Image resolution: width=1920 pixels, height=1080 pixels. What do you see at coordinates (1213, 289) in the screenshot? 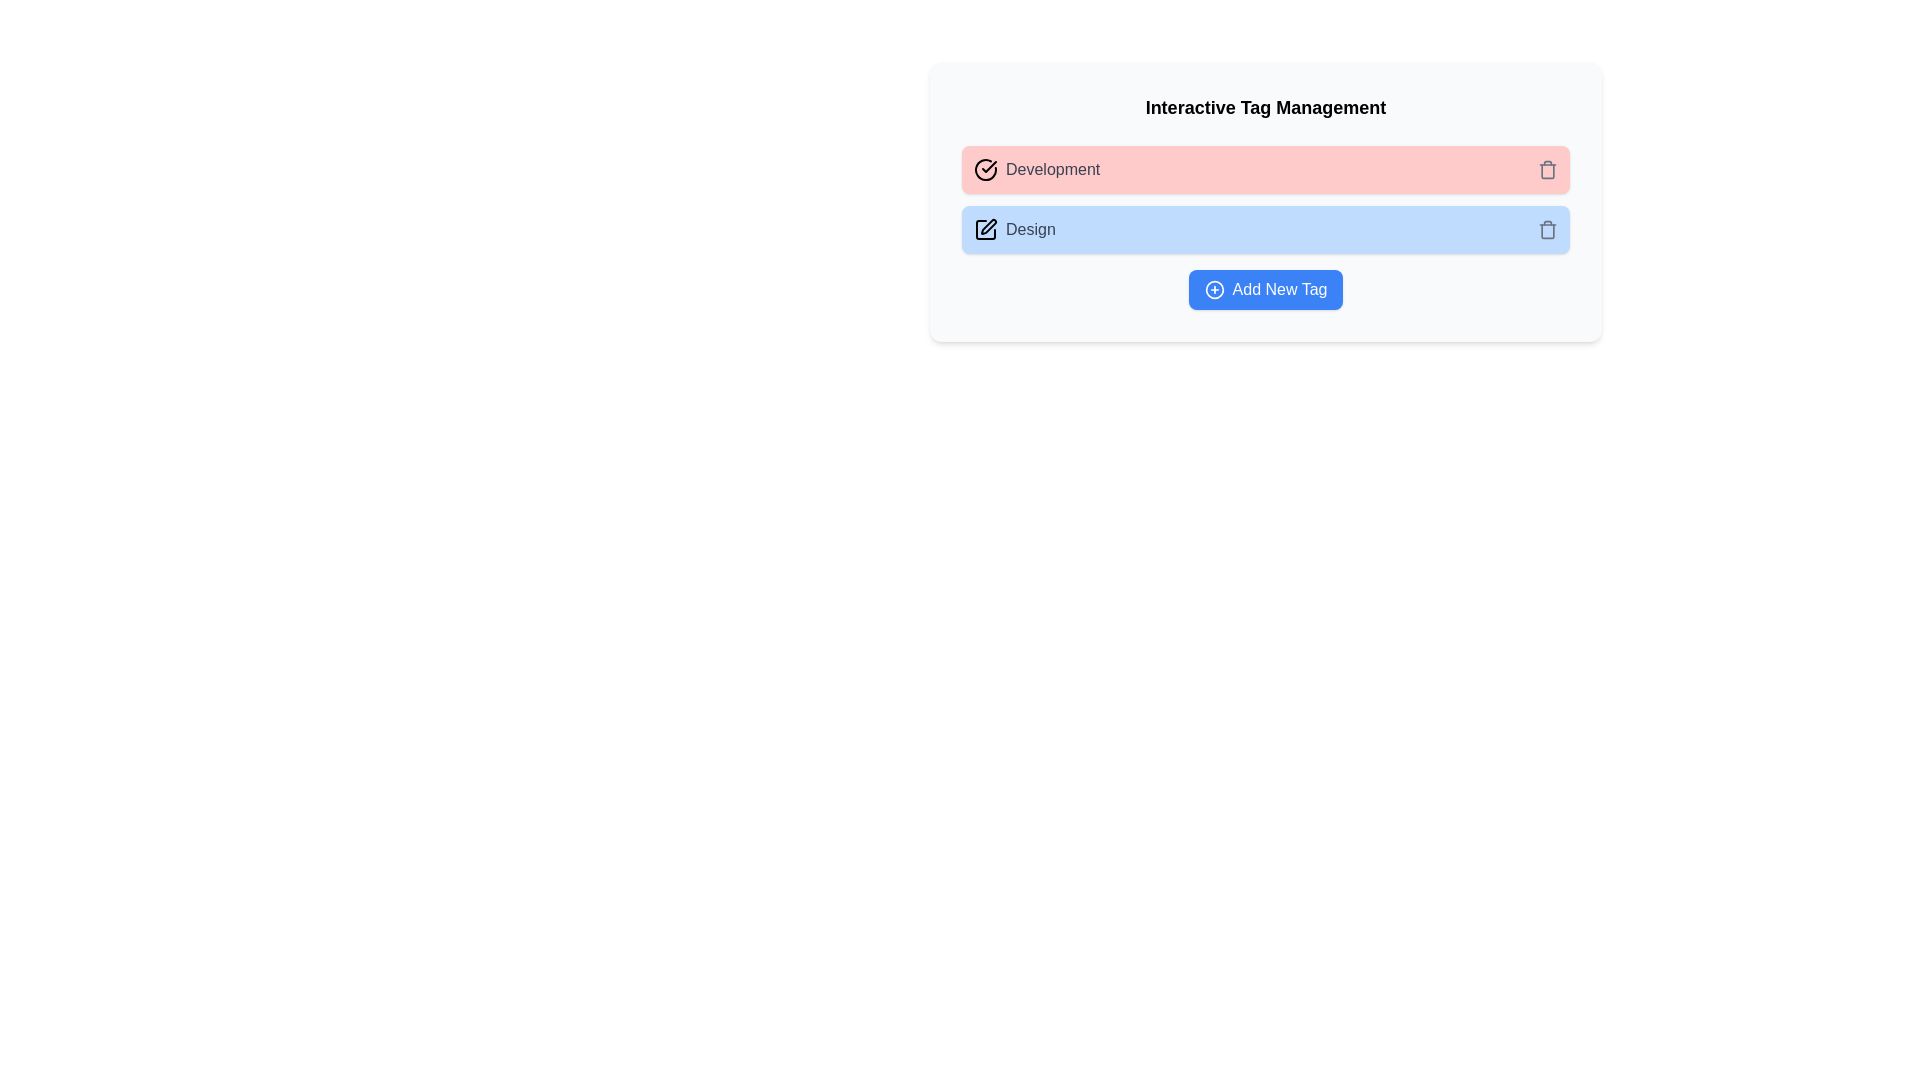
I see `the icon located to the left of the 'Add New Tag' text within the button` at bounding box center [1213, 289].